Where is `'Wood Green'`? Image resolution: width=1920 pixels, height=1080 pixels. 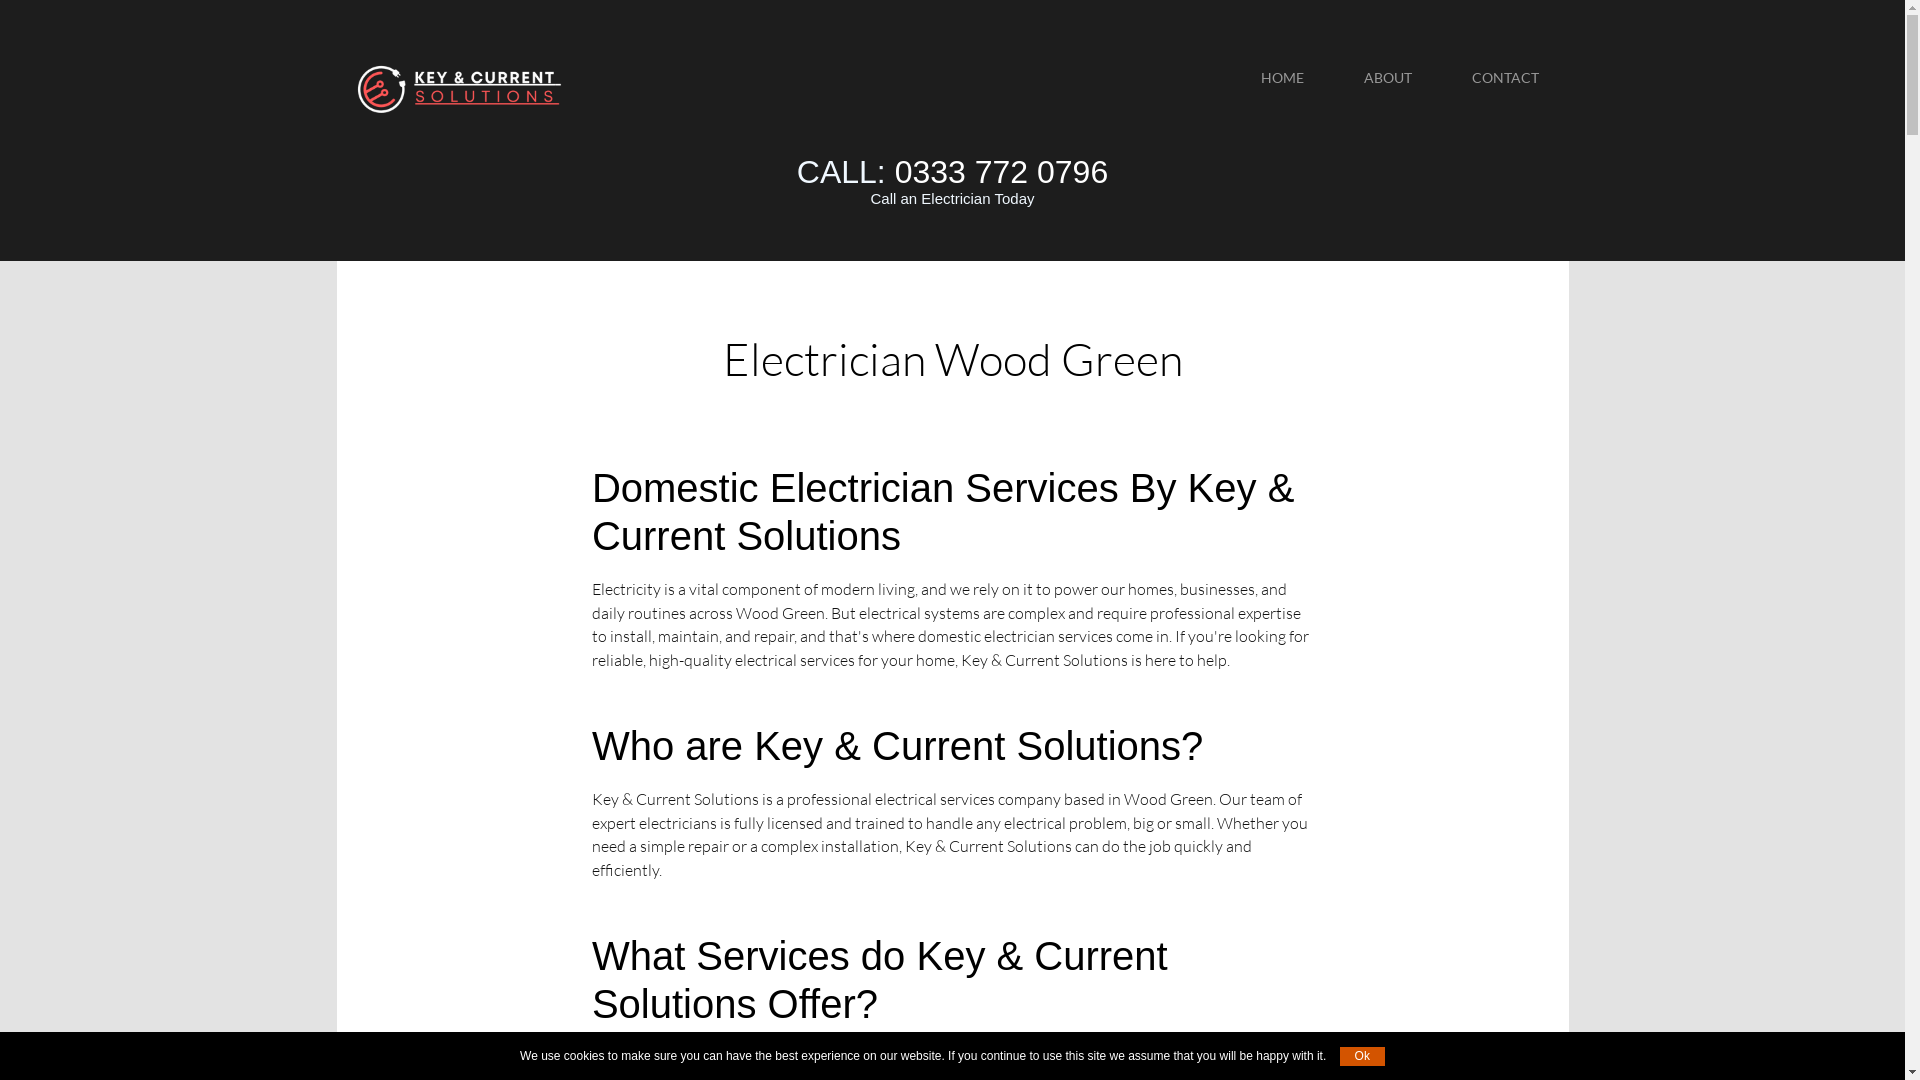
'Wood Green' is located at coordinates (460, 90).